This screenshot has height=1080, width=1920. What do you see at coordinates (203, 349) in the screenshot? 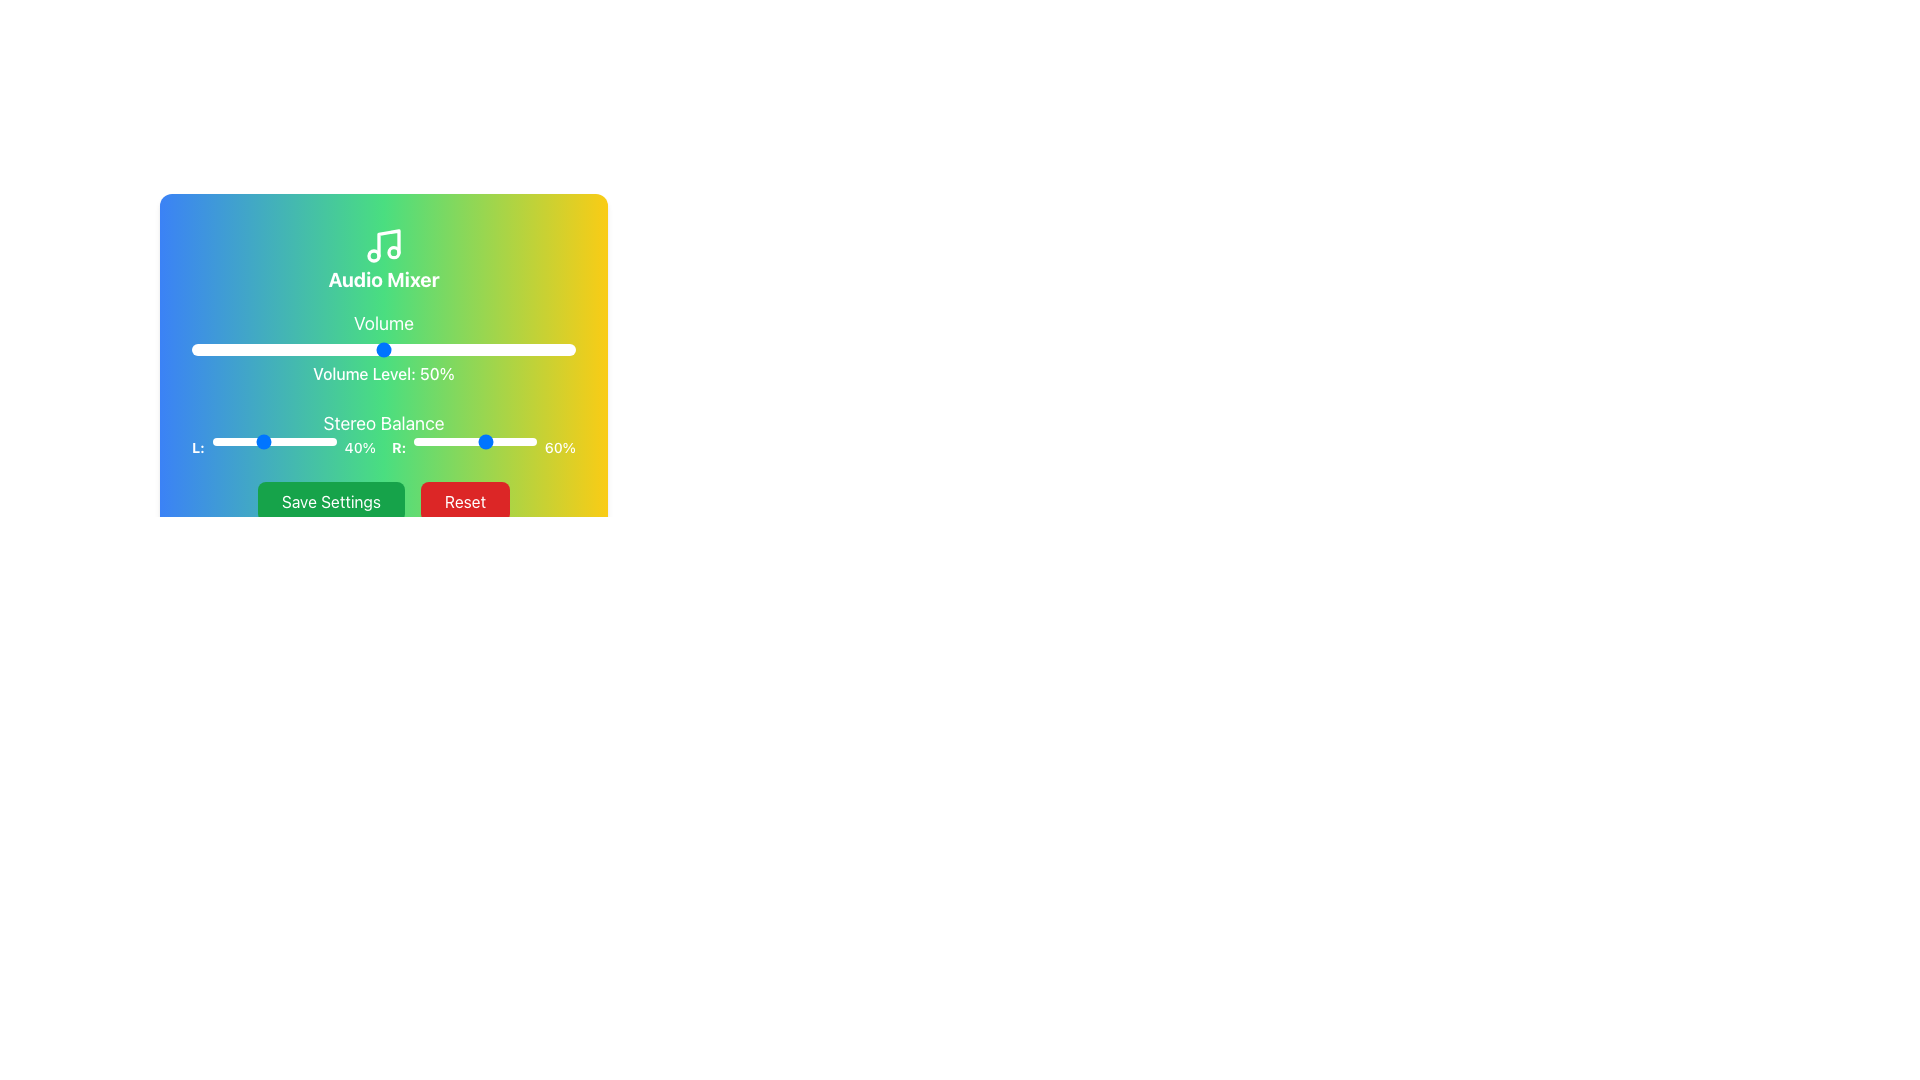
I see `the volume slider` at bounding box center [203, 349].